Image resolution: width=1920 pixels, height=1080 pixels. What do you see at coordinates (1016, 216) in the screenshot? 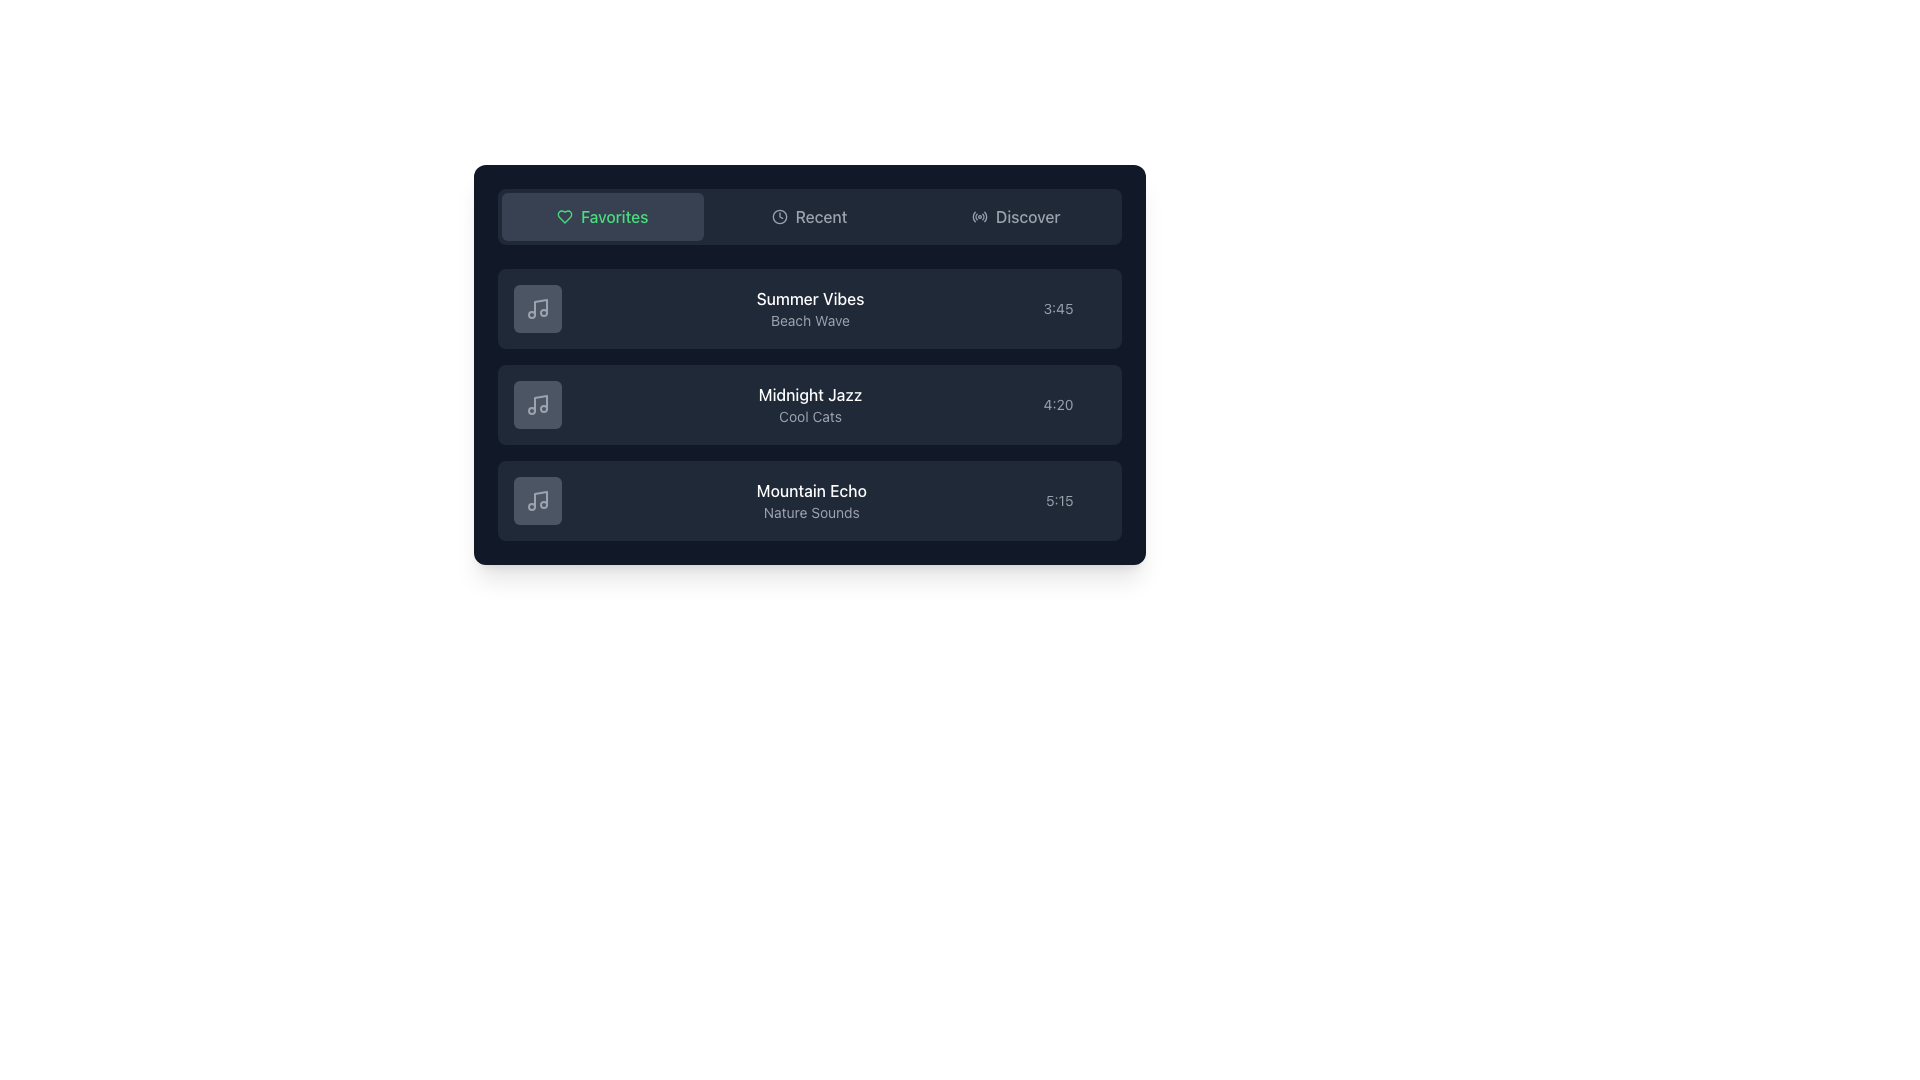
I see `the 'Discover' button, which is the third button in the horizontal navigation bar` at bounding box center [1016, 216].